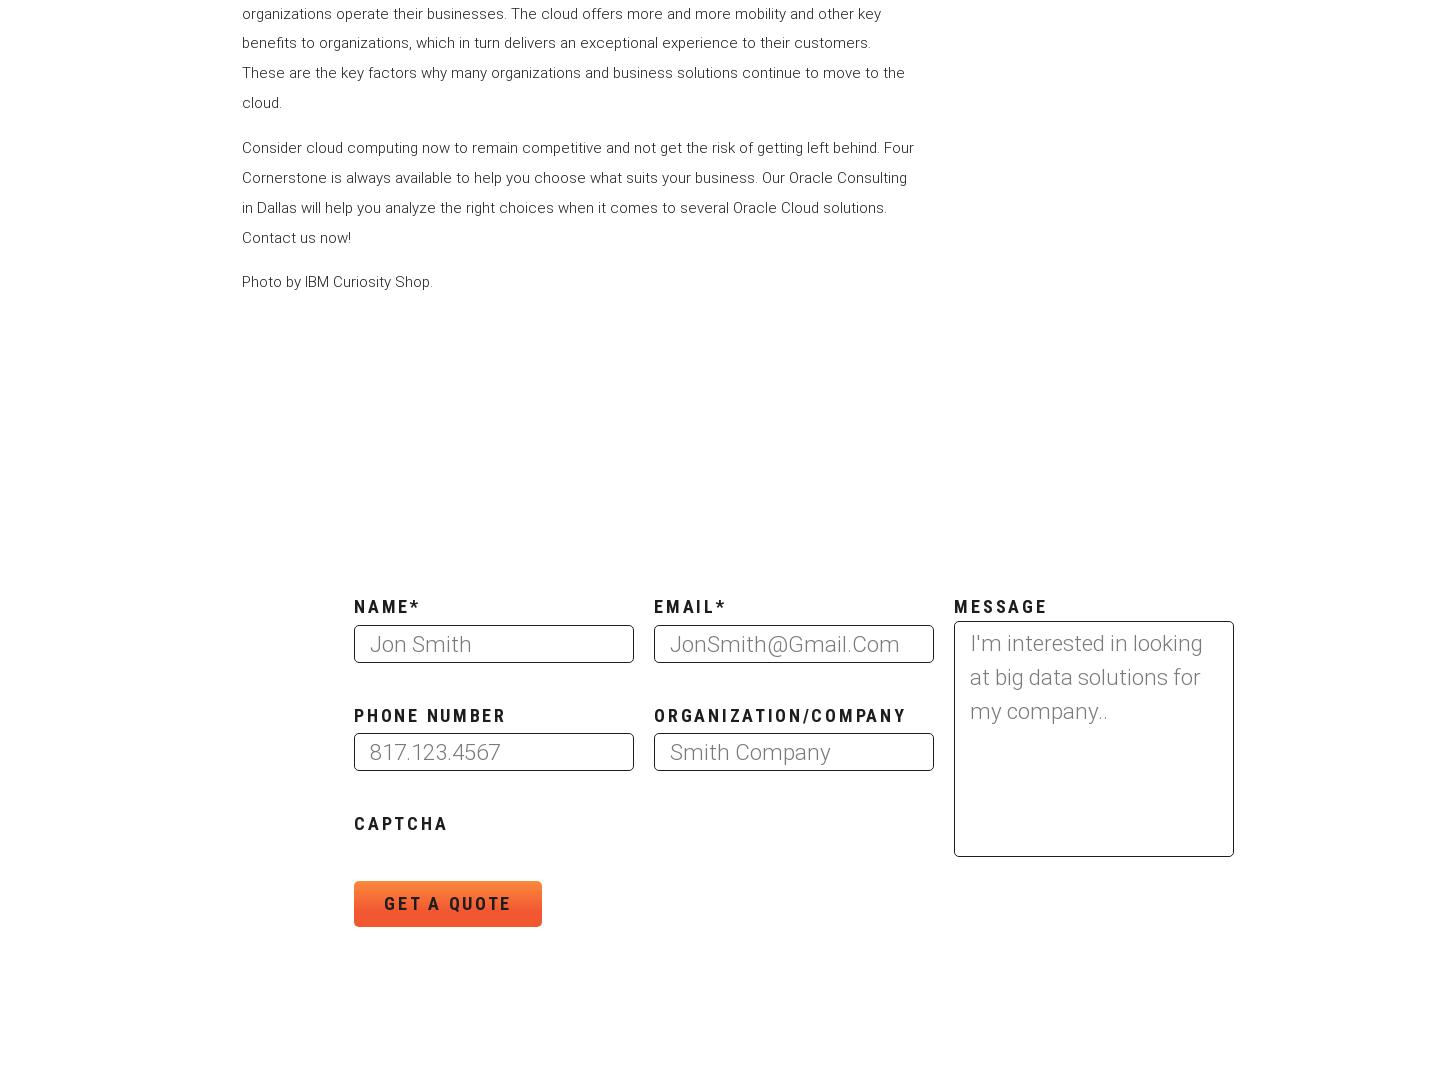 The width and height of the screenshot is (1440, 1068). Describe the element at coordinates (577, 177) in the screenshot. I see `'Consider cloud computing now to remain competitive and not get the risk of getting left behind. Four Cornerstone is always available to help you choose what suits your business. Our Oracle Consulting in Dallas will help you analyze the right choices when it comes to several'` at that location.